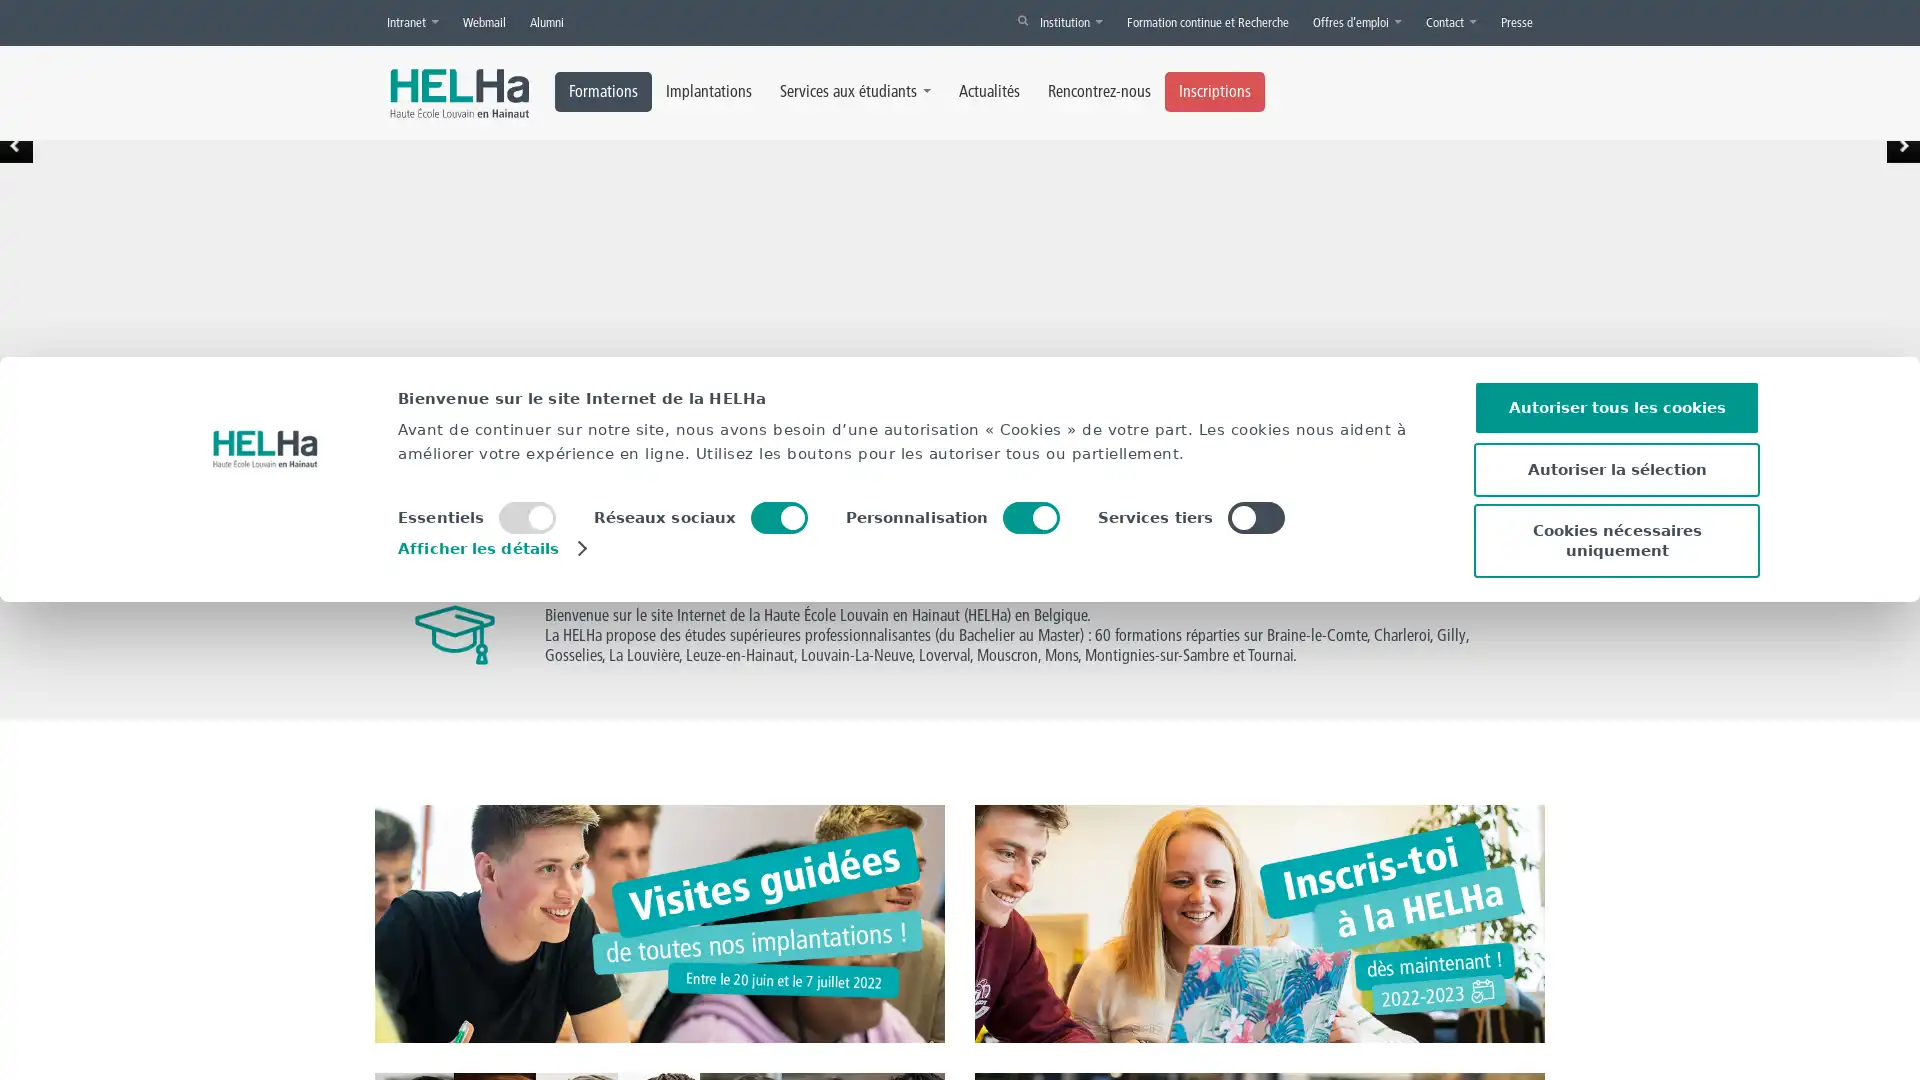 This screenshot has width=1920, height=1080. I want to click on Autoriser la selection, so click(1617, 946).